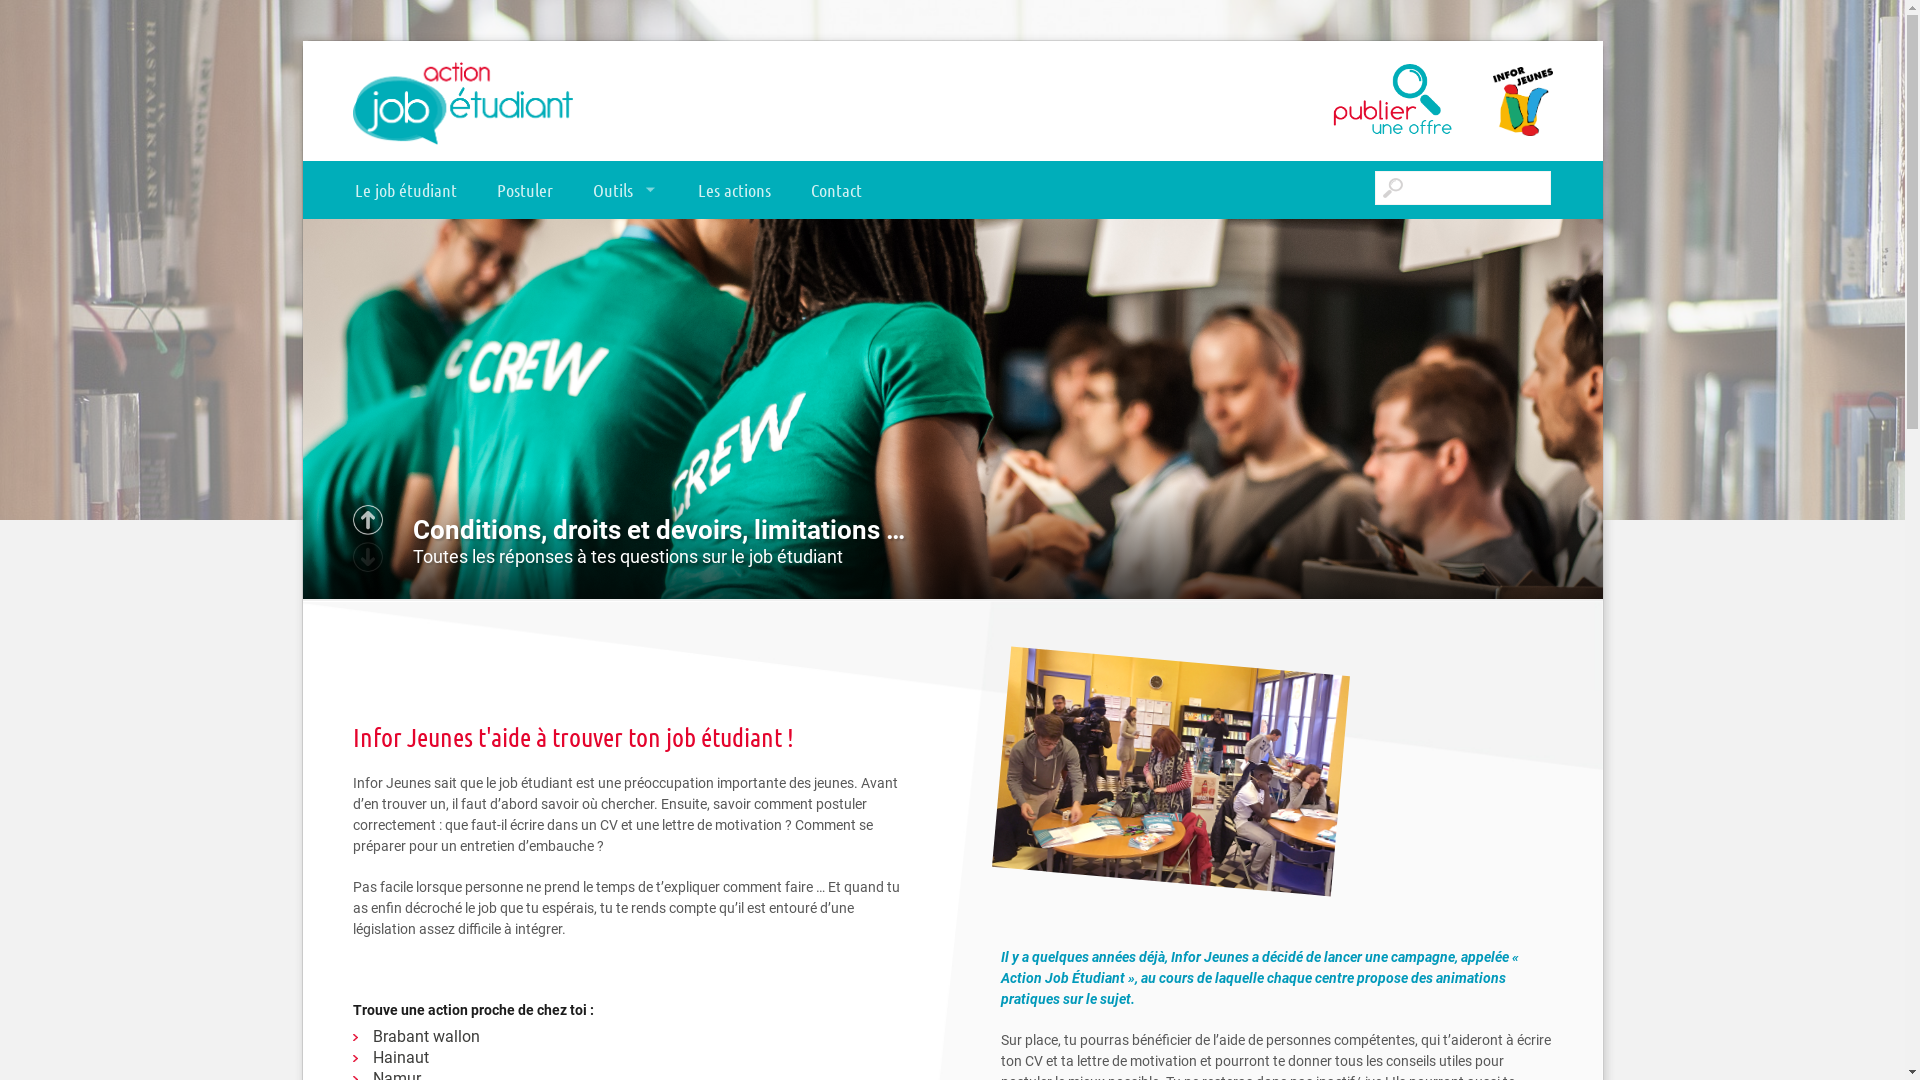  I want to click on 'Outils', so click(623, 191).